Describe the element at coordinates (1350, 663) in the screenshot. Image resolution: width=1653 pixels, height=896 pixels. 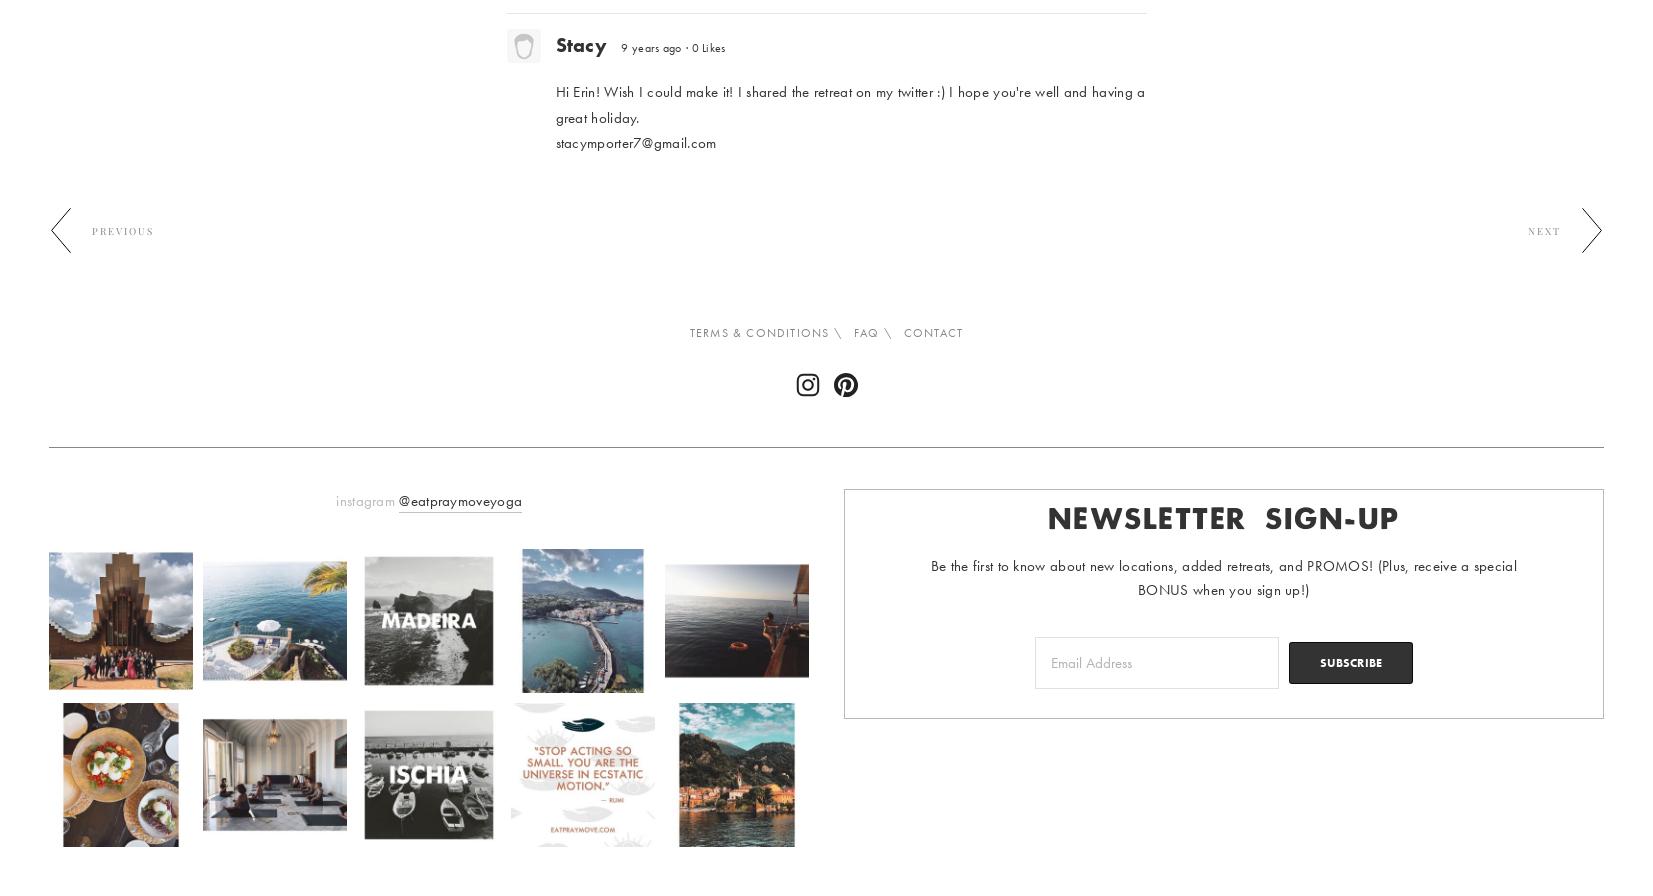
I see `'SUBSCRIBE'` at that location.